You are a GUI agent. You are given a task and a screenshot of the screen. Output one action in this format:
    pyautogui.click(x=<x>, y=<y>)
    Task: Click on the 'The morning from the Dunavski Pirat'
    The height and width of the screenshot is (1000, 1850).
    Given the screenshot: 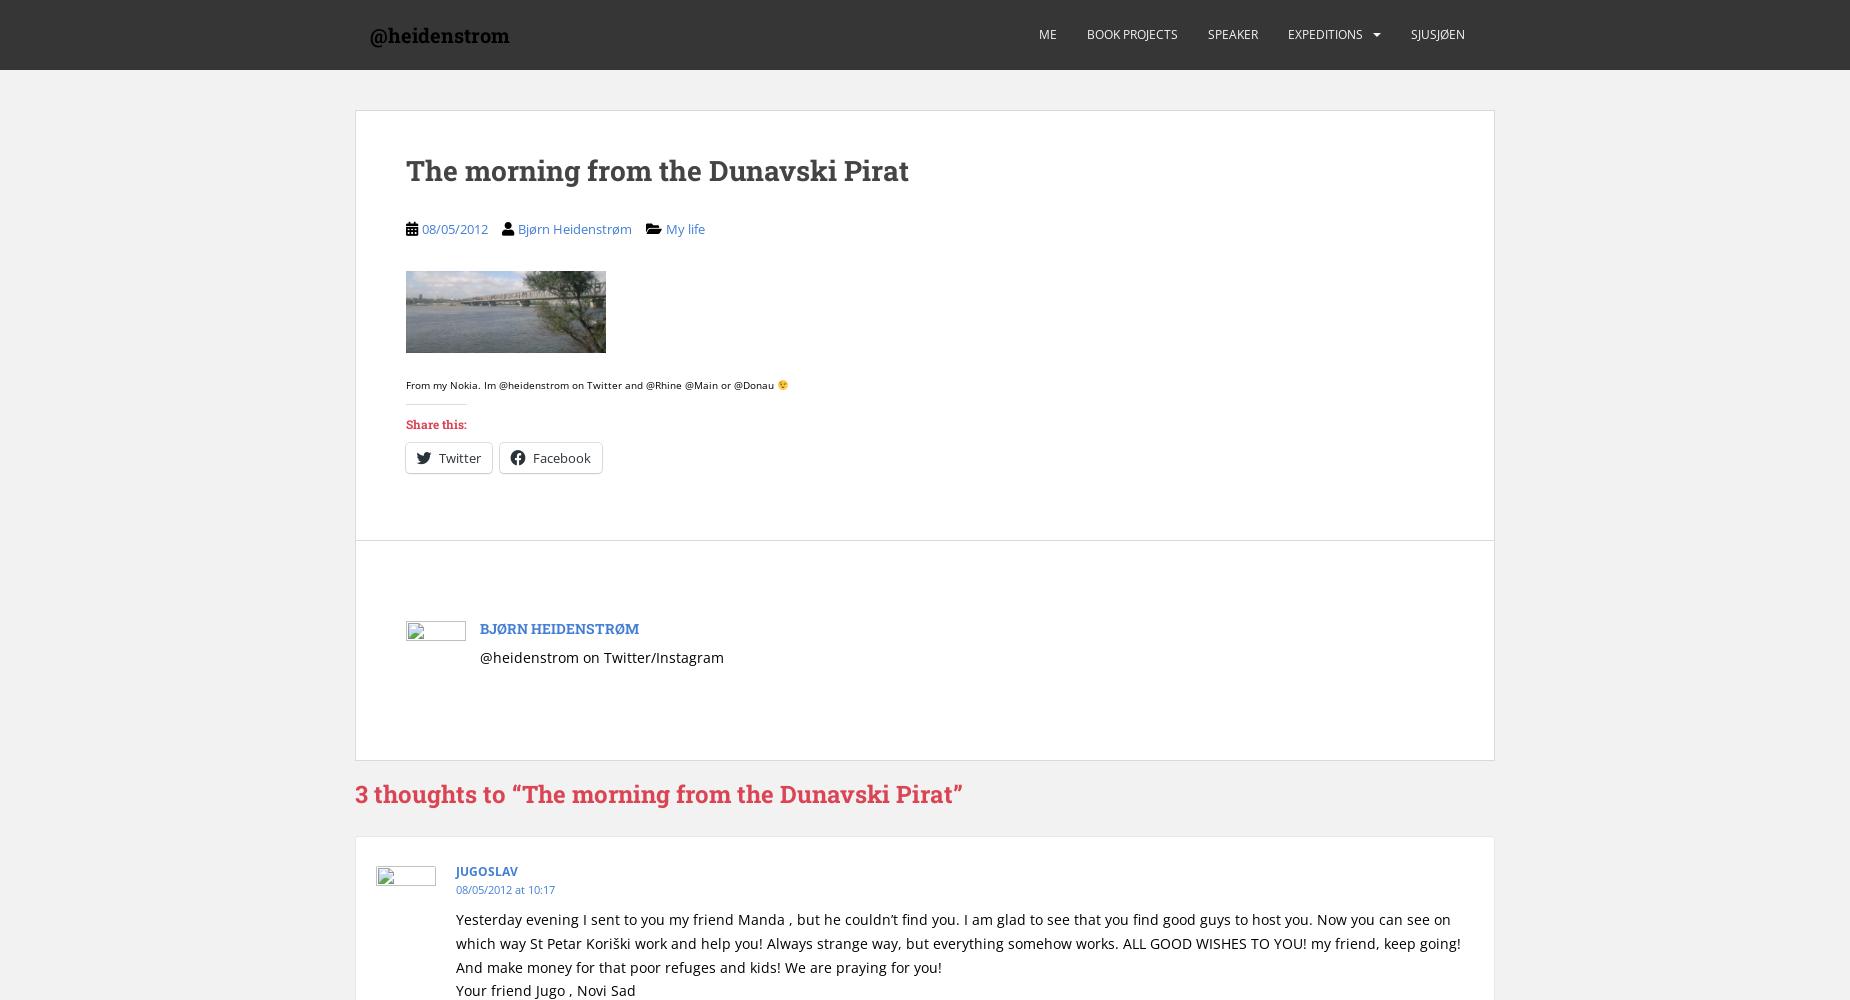 What is the action you would take?
    pyautogui.click(x=657, y=170)
    